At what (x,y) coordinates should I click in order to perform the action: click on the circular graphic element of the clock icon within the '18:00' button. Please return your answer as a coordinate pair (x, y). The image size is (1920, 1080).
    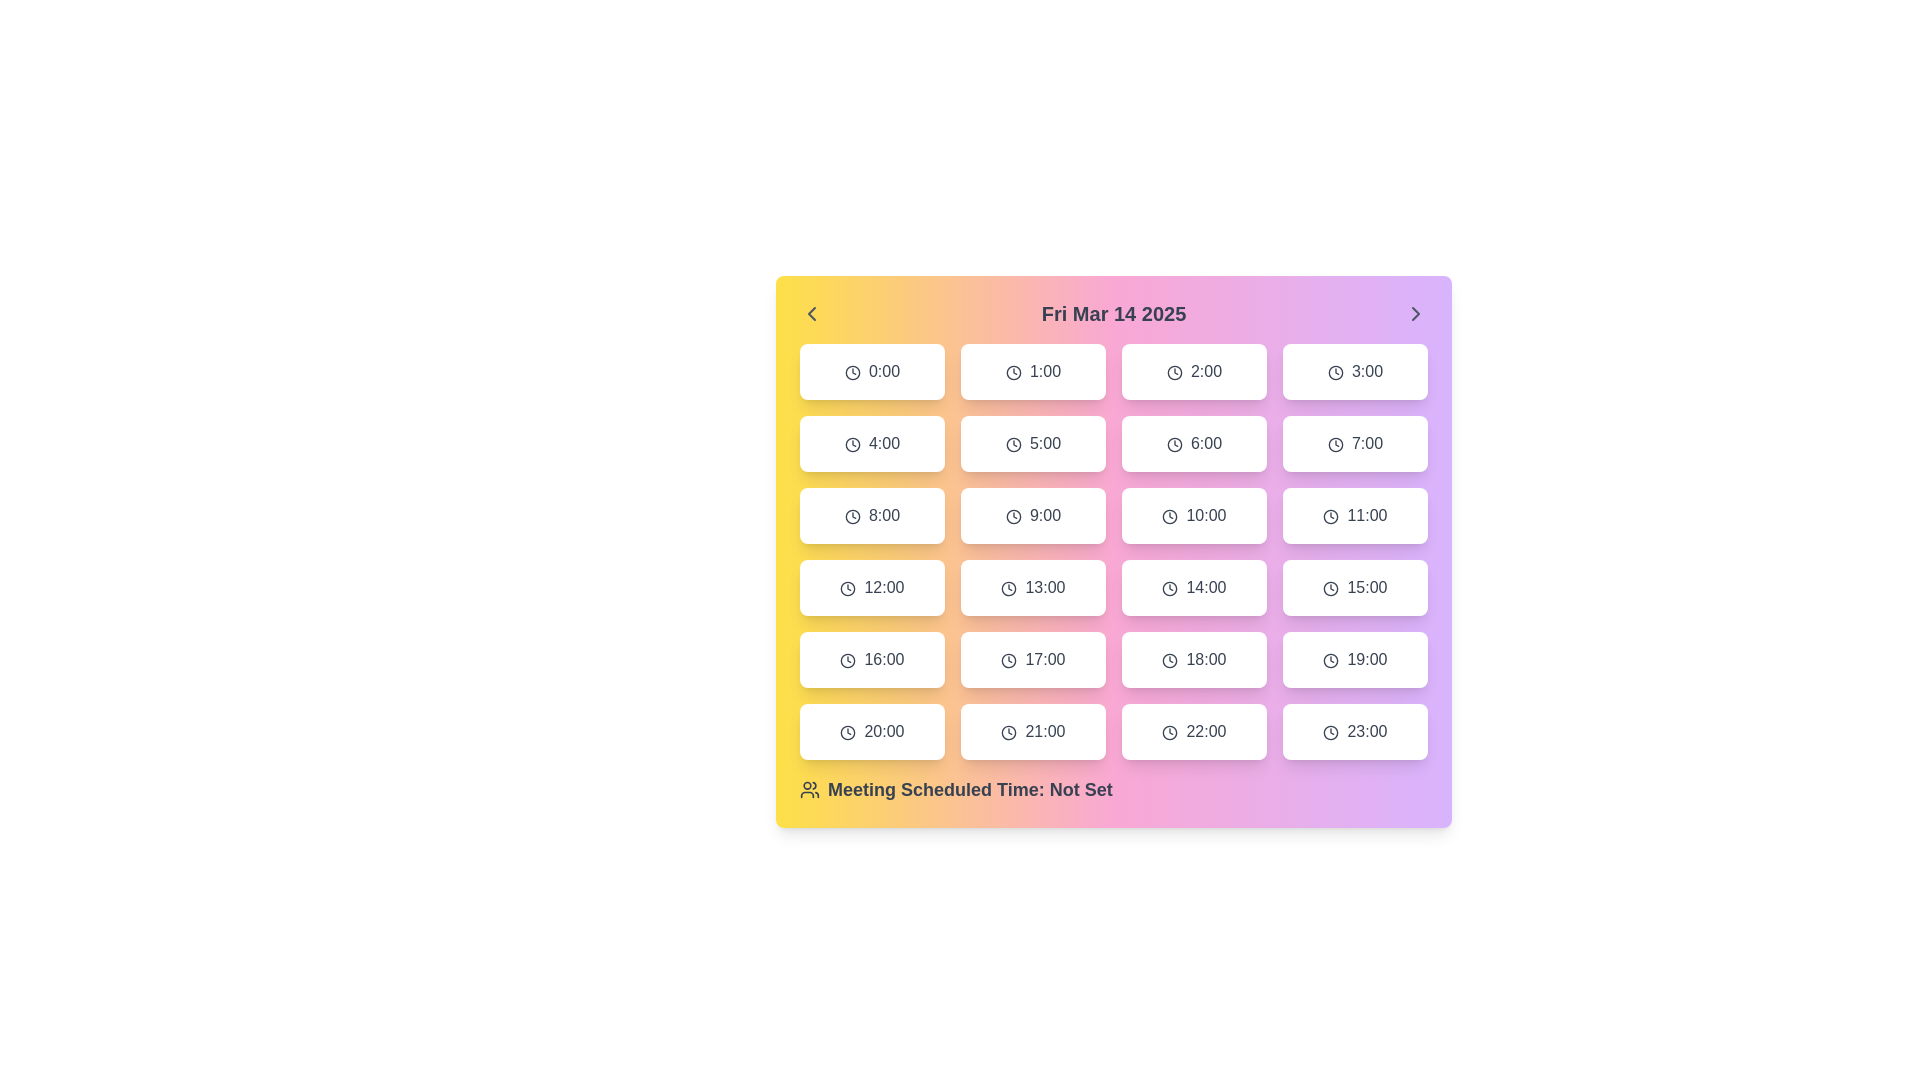
    Looking at the image, I should click on (1170, 660).